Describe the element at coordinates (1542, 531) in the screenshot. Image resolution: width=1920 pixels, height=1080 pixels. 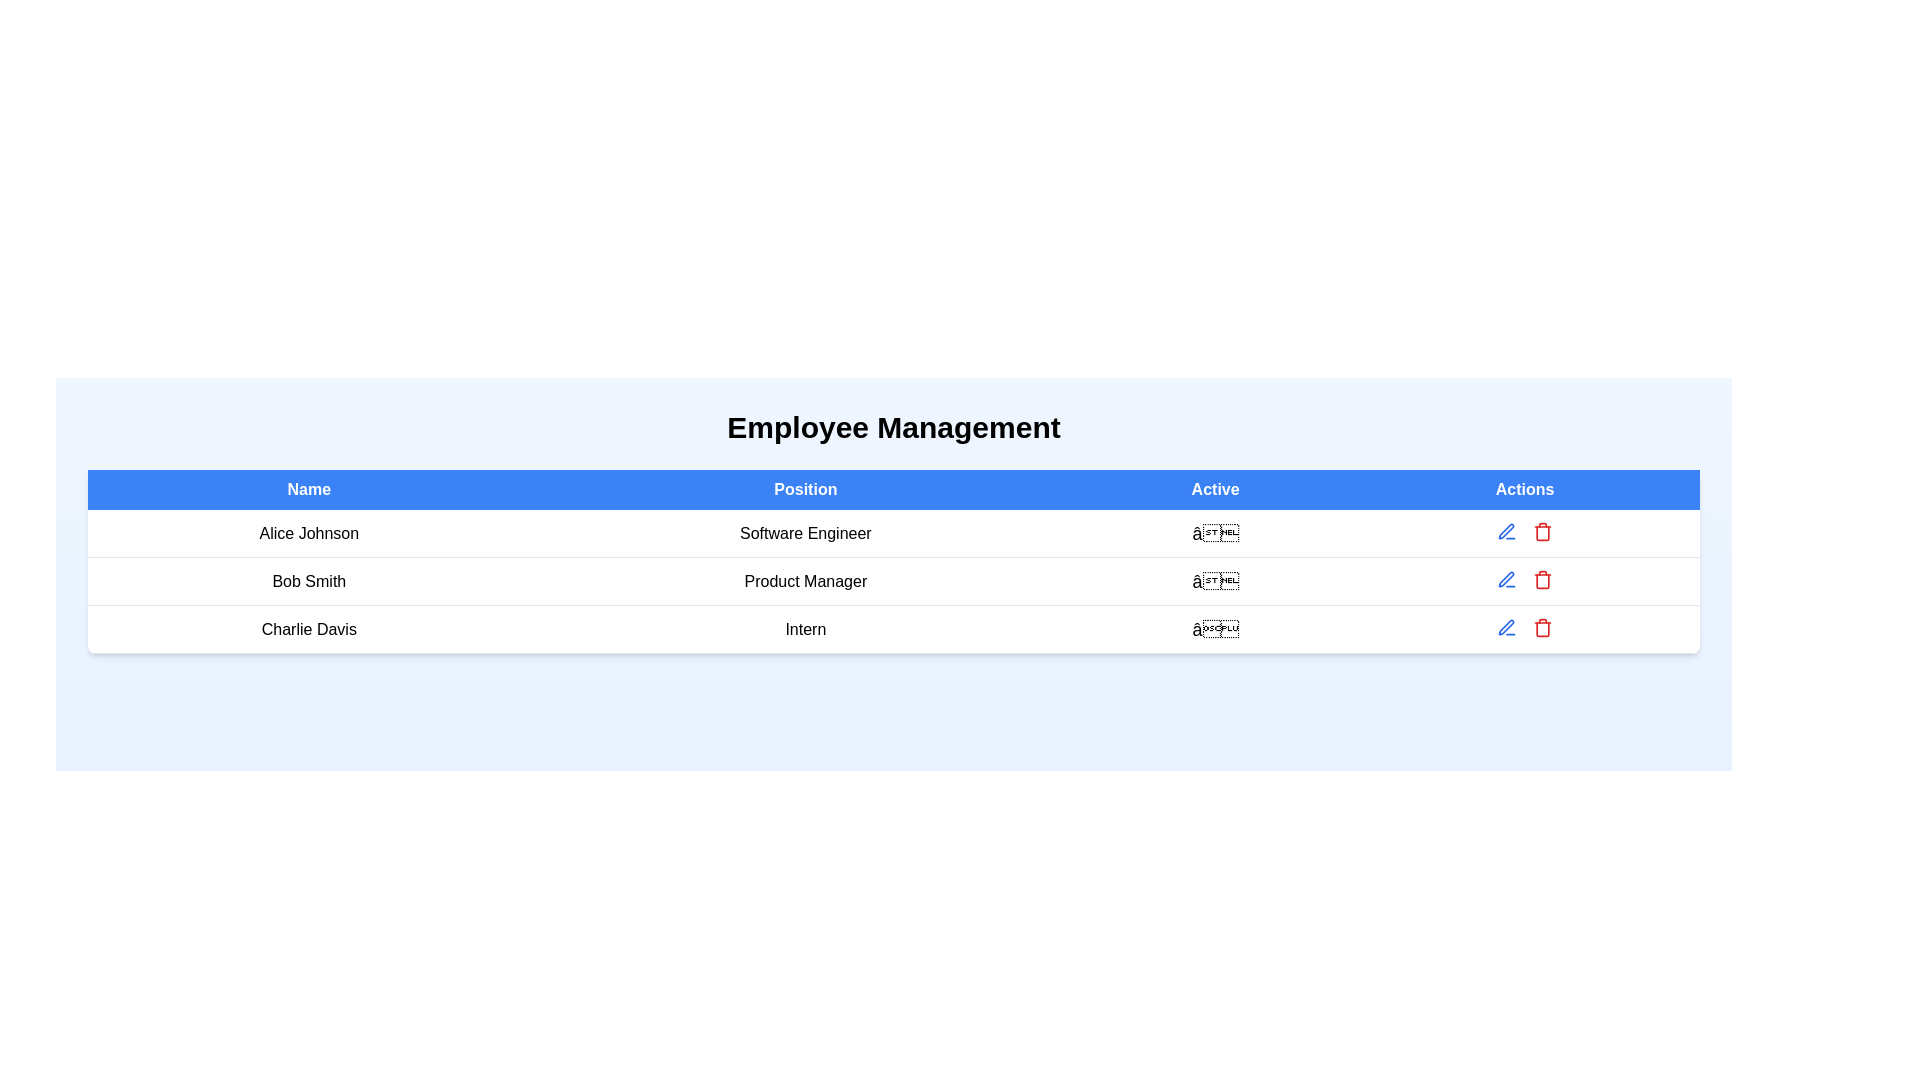
I see `delete button for the employee record with name Alice Johnson` at that location.